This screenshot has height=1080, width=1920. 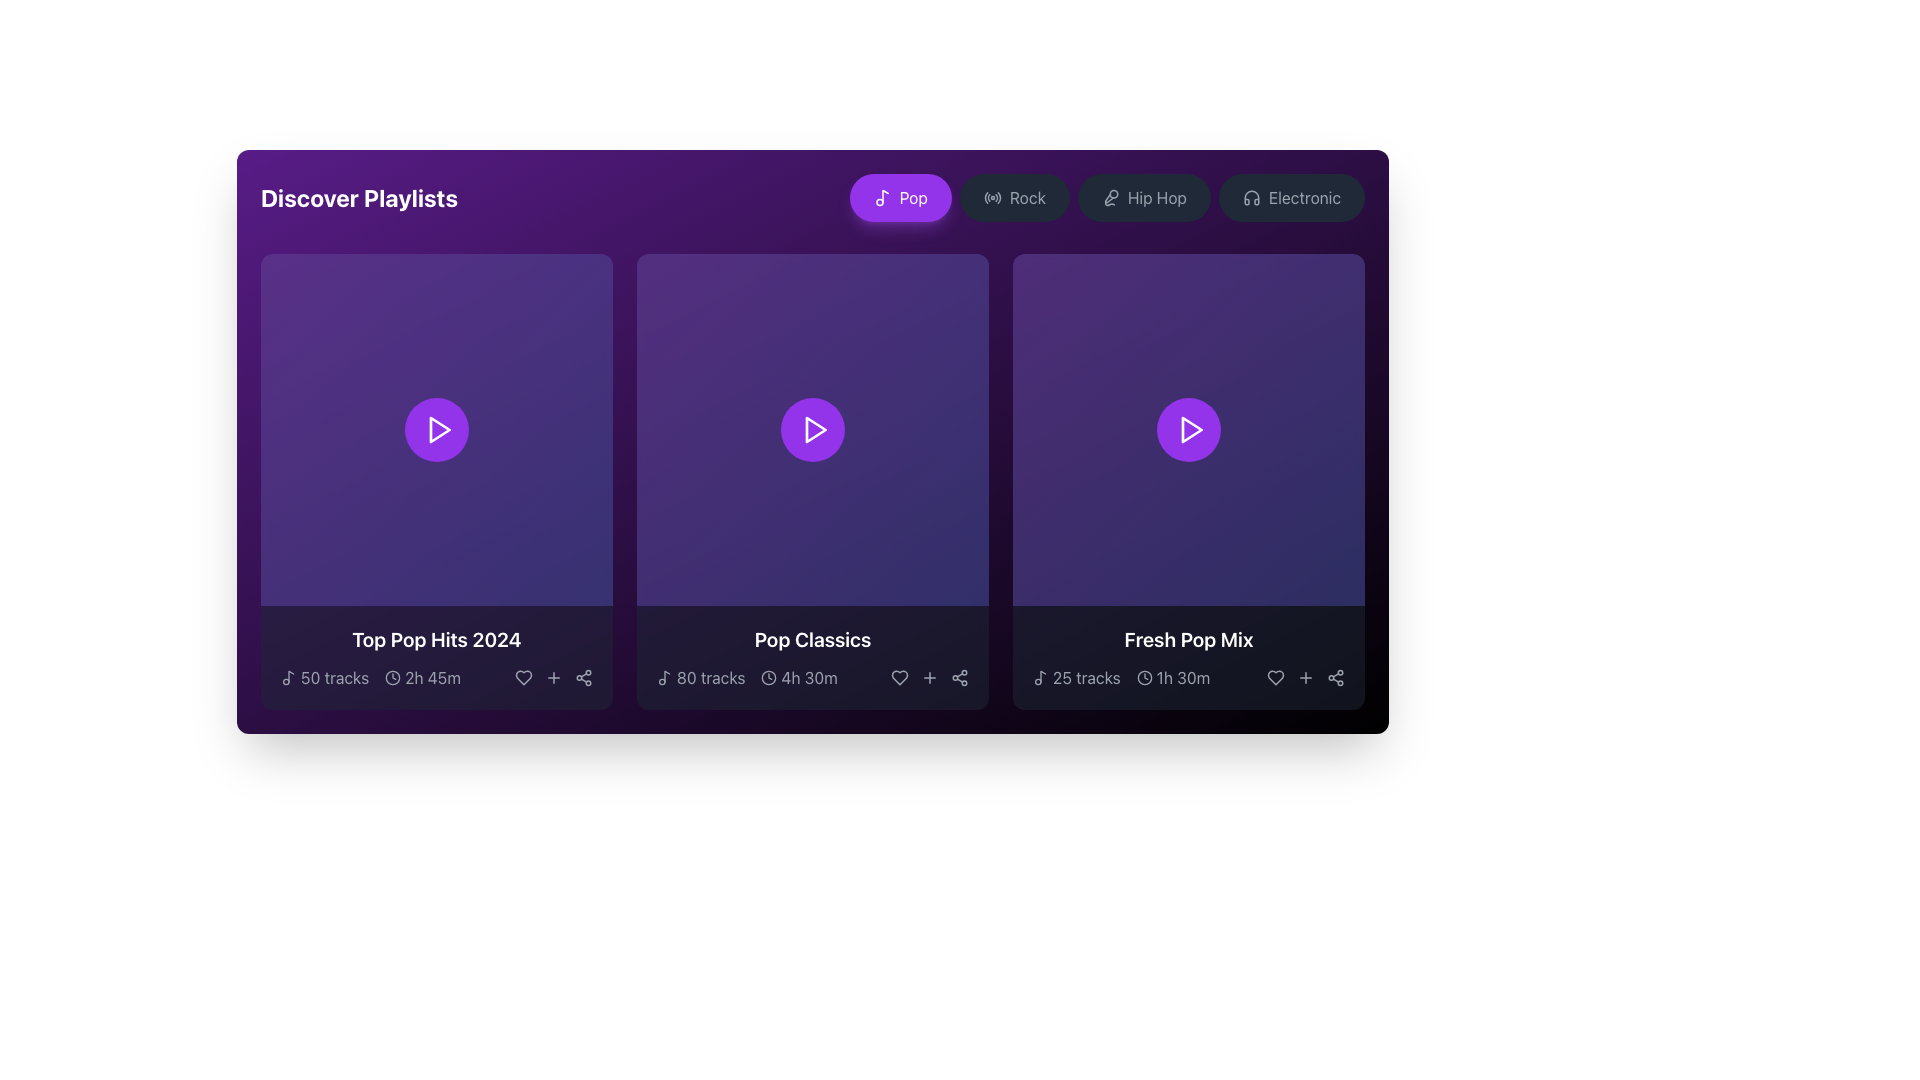 What do you see at coordinates (798, 677) in the screenshot?
I see `displayed text indicating the total duration of the playlist located below the title 'Pop Classics' in the central playlist card` at bounding box center [798, 677].